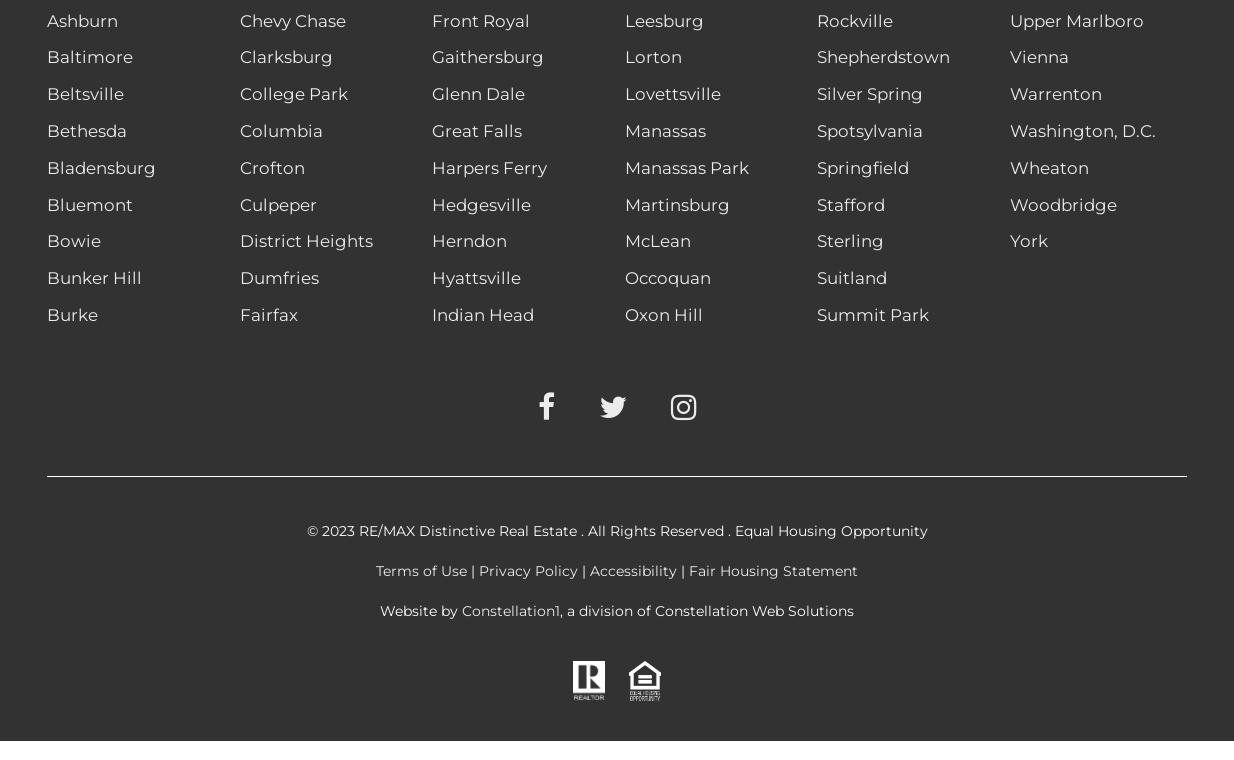  I want to click on 'Spotsylvania', so click(868, 131).